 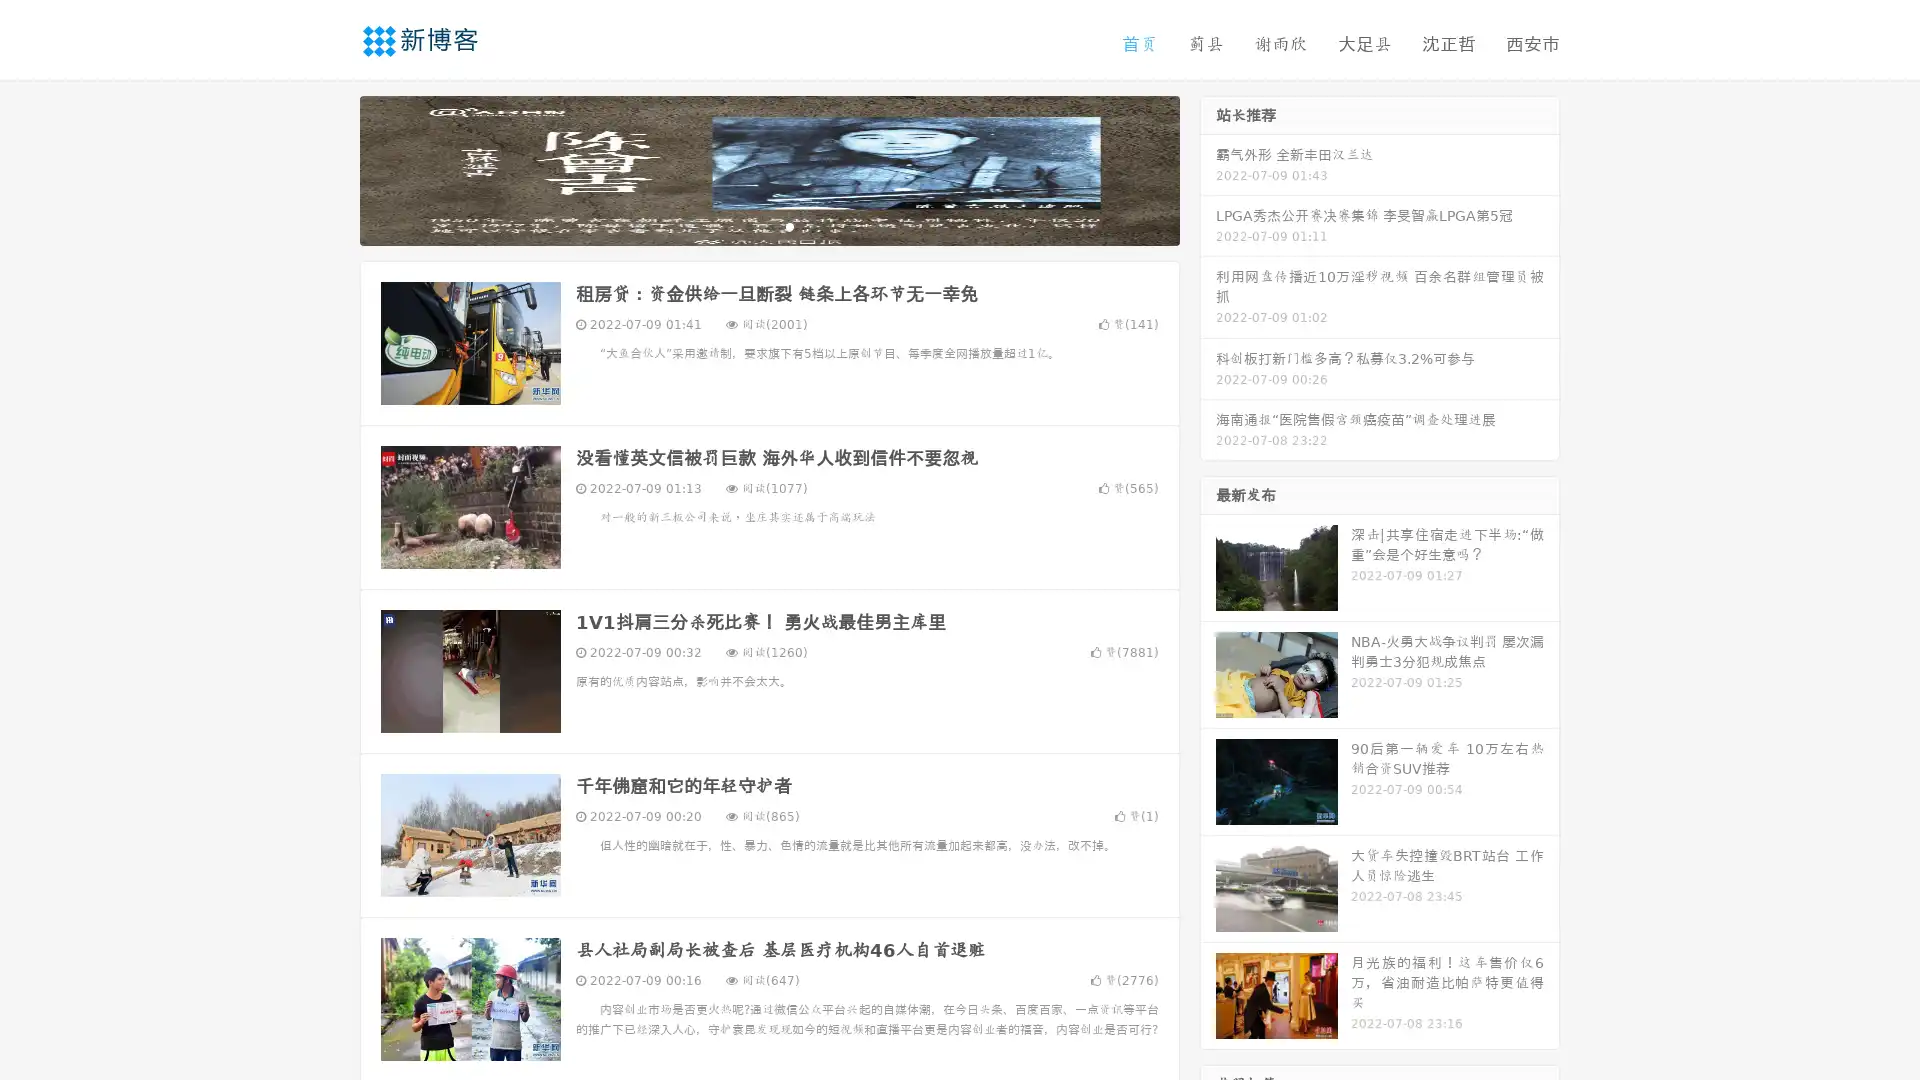 I want to click on Go to slide 1, so click(x=748, y=225).